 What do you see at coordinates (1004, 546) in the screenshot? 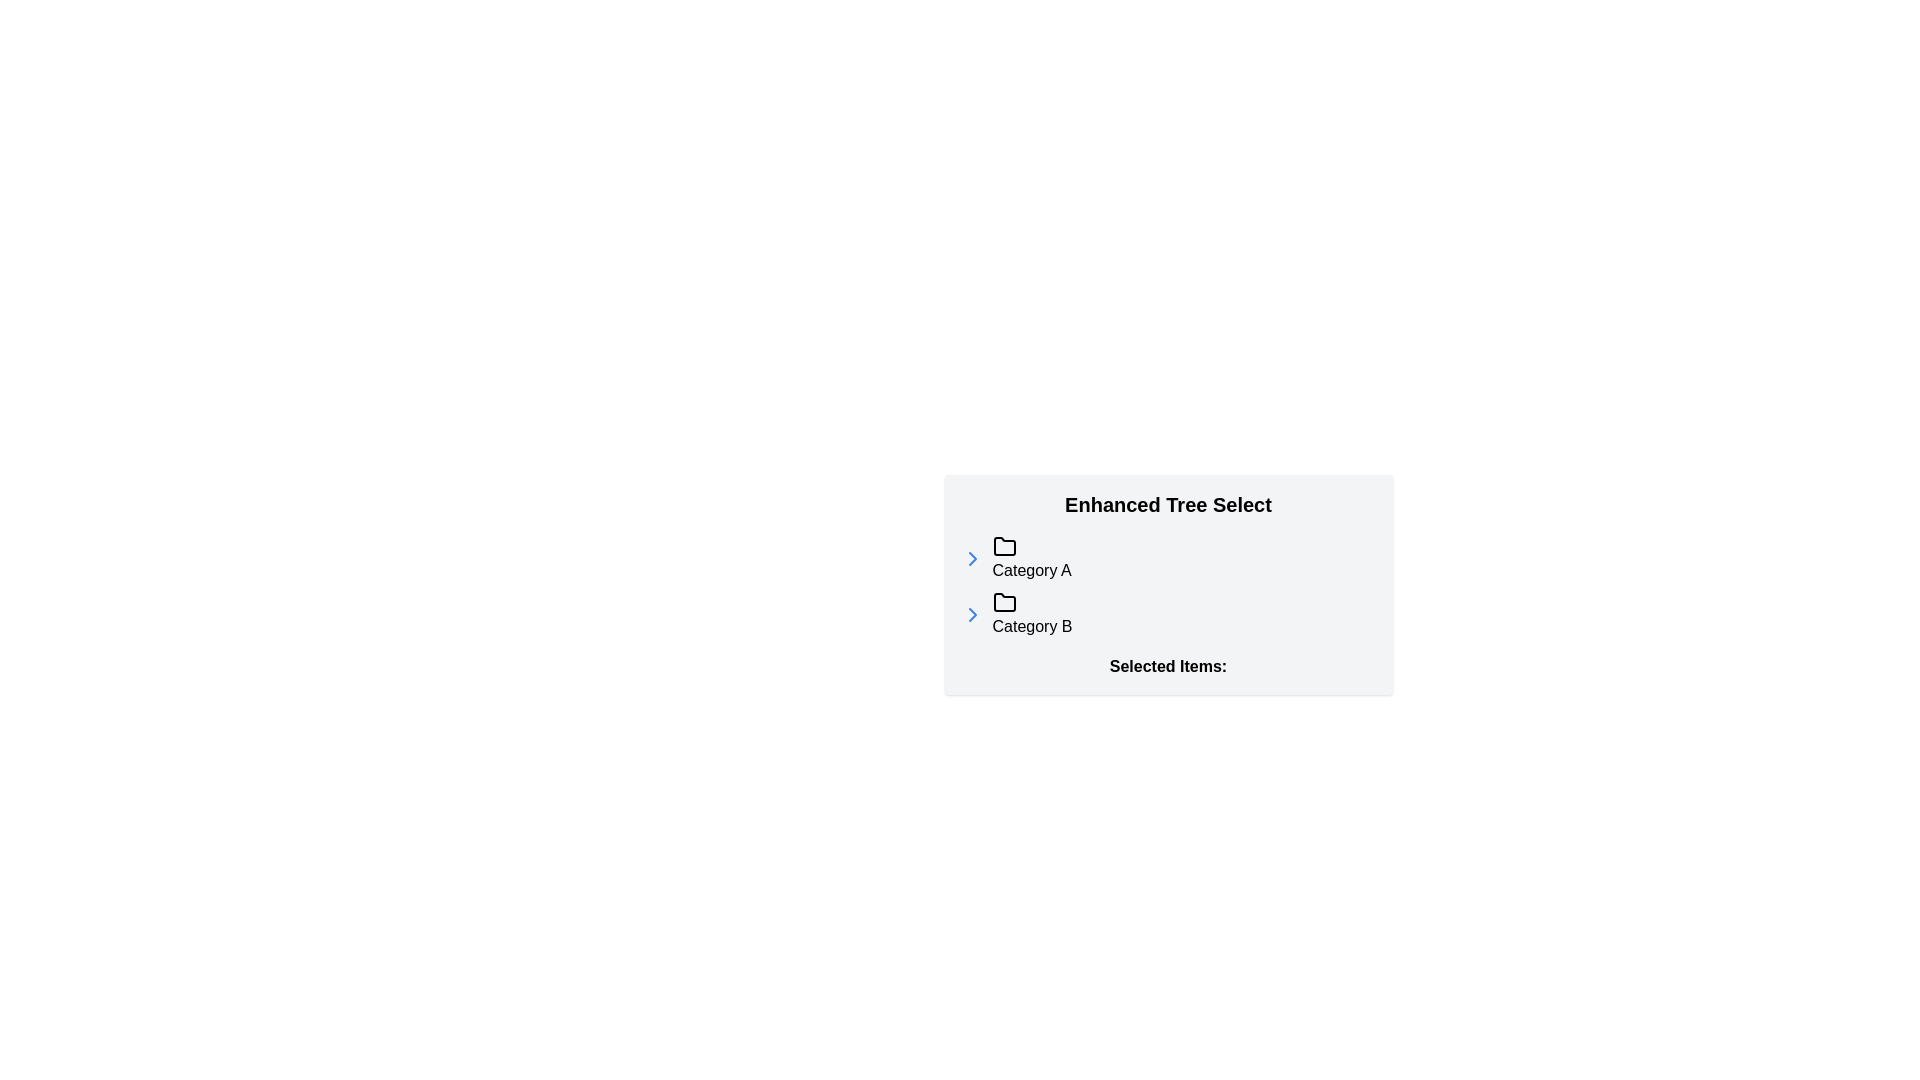
I see `the outlined folder icon component` at bounding box center [1004, 546].